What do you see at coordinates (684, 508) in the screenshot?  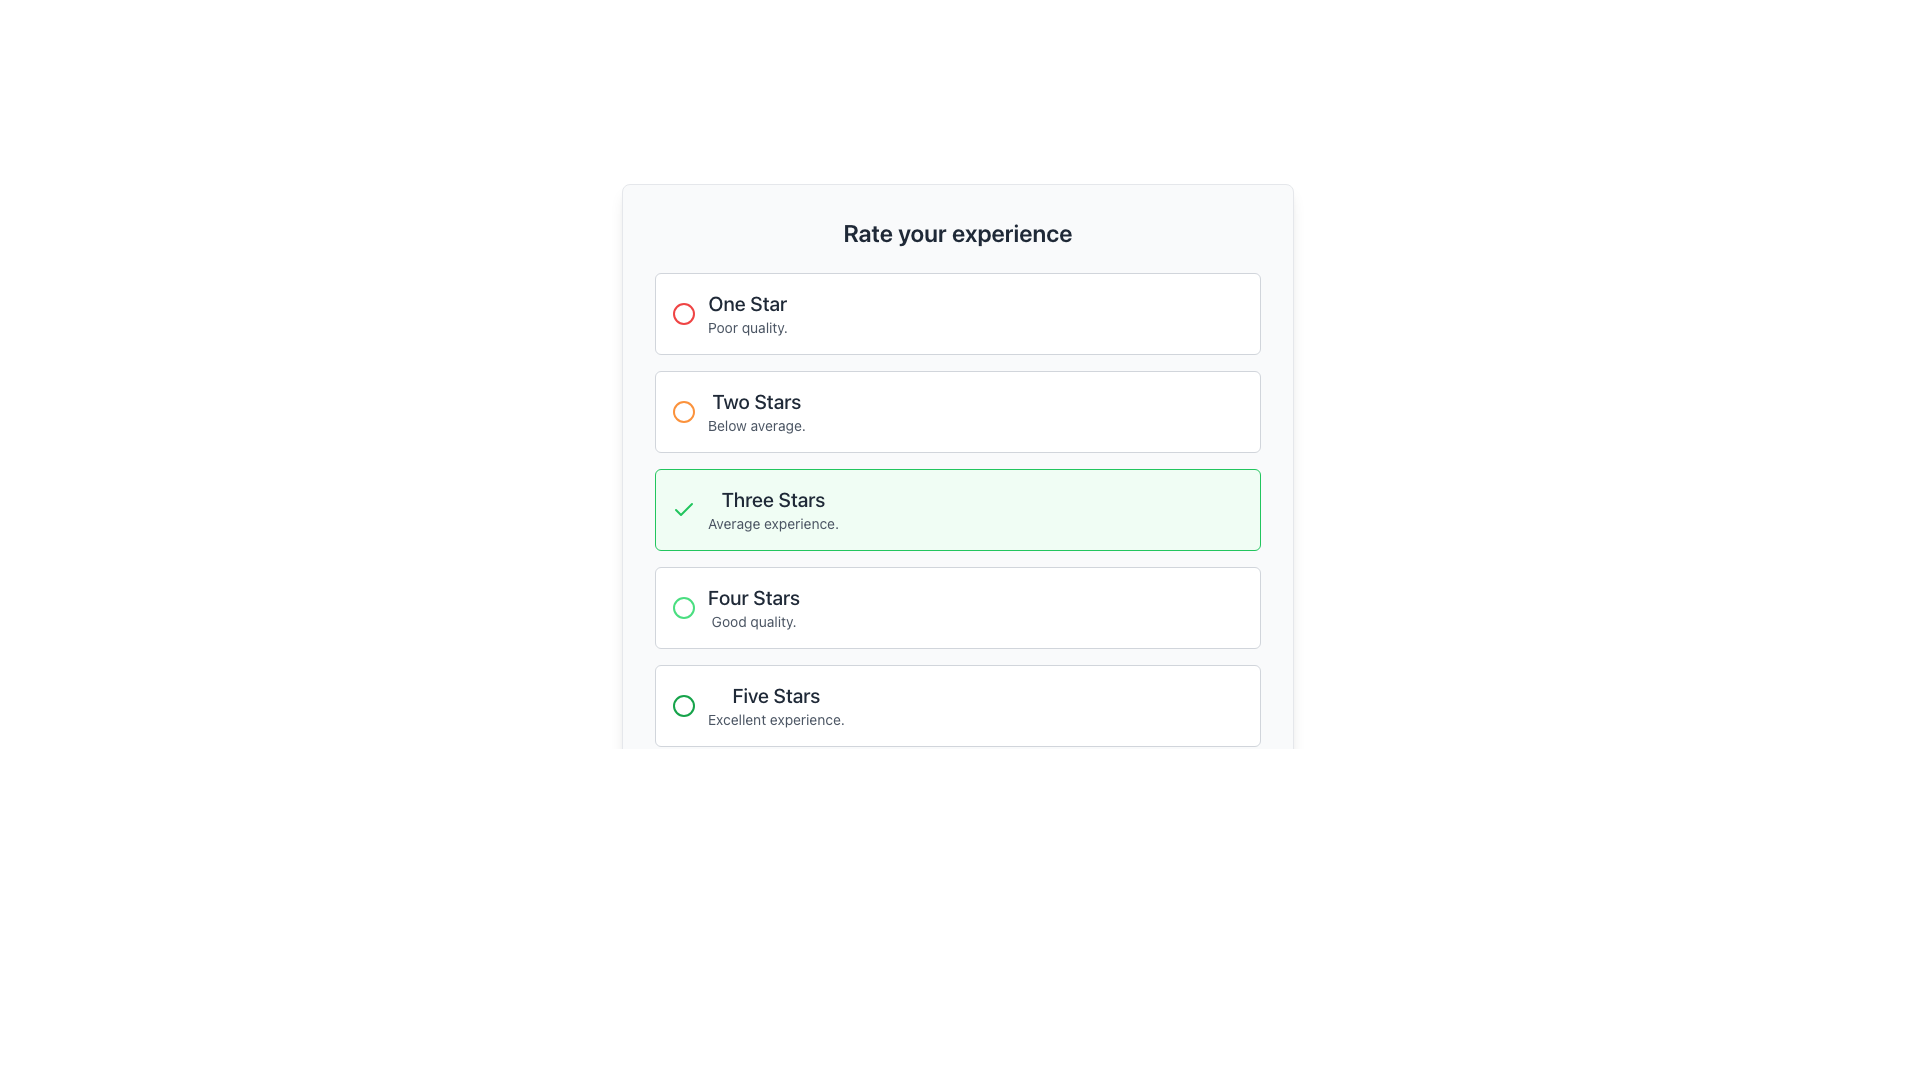 I see `the checkmark icon indicating the selection of 'Three Stars' in the 'Rate your experience' section` at bounding box center [684, 508].